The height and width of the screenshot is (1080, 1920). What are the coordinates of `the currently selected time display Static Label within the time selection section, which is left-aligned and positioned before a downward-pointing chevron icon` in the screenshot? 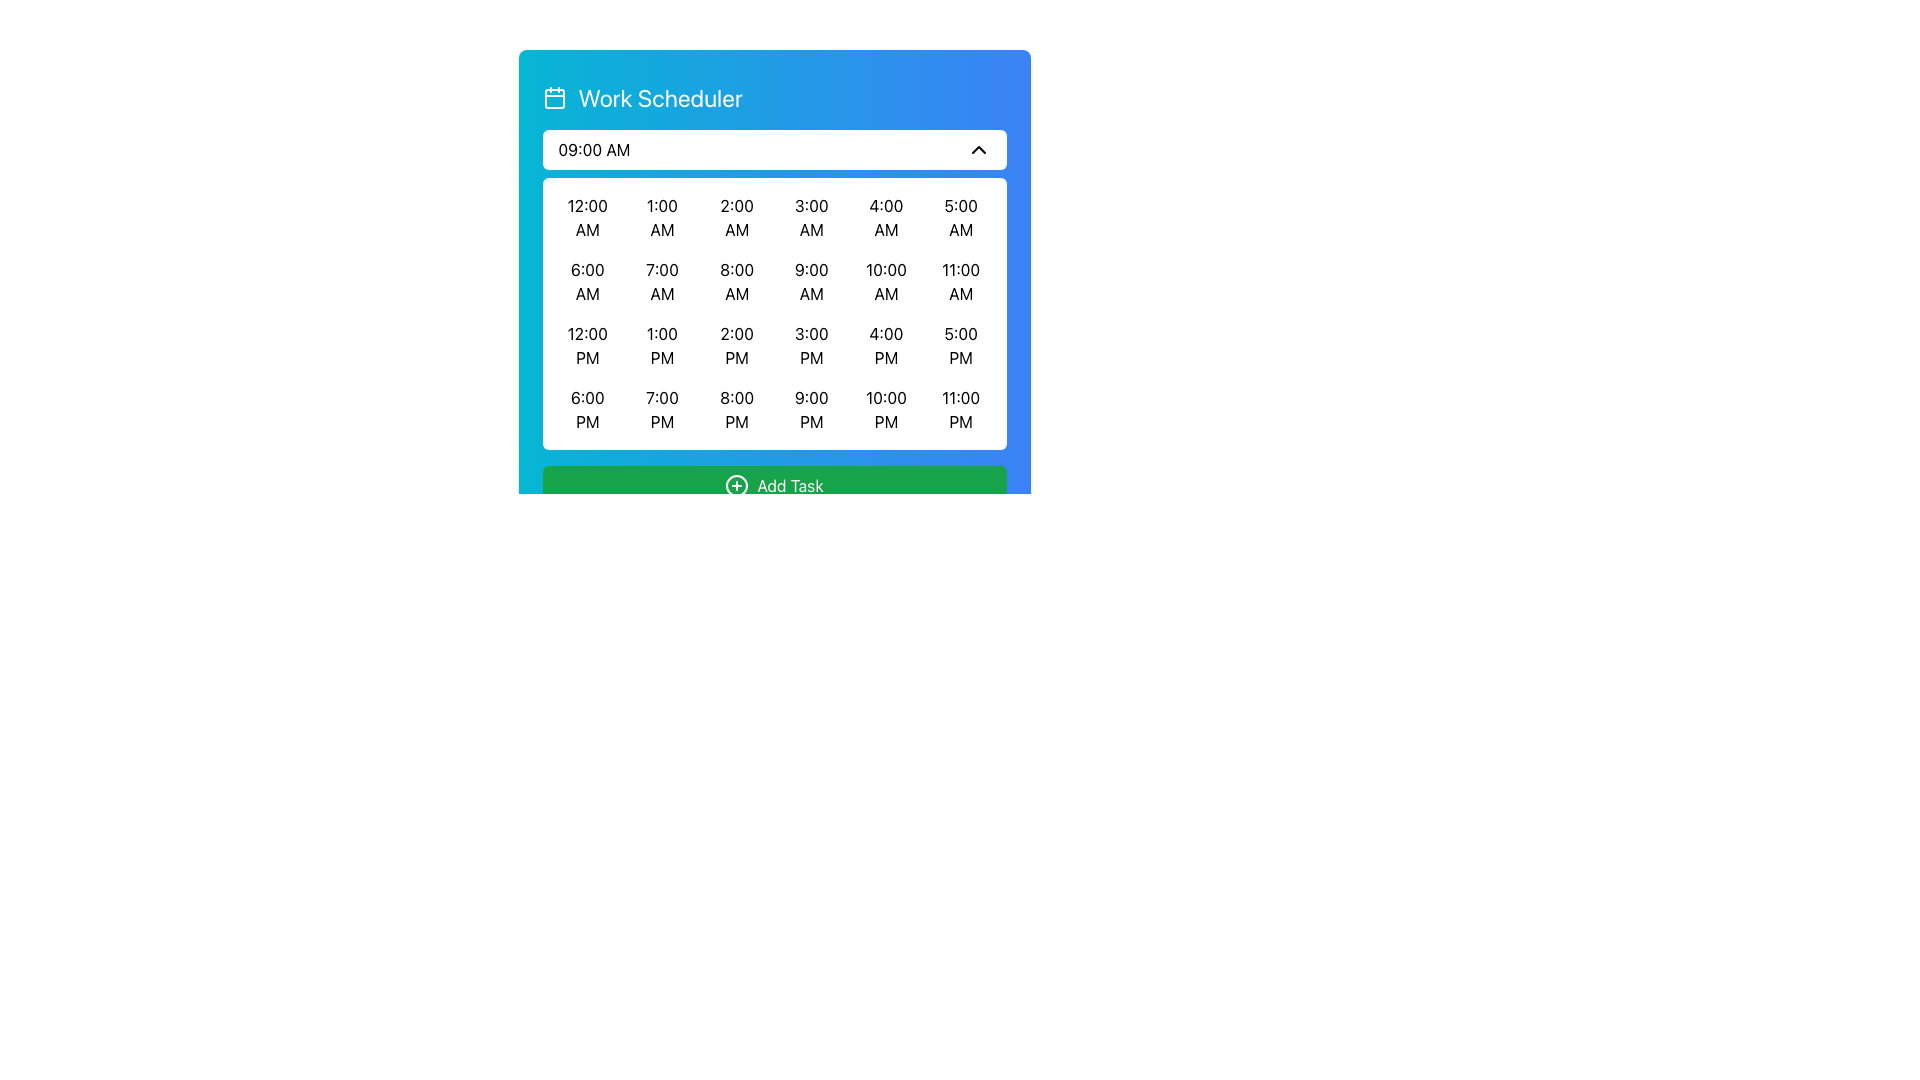 It's located at (593, 149).